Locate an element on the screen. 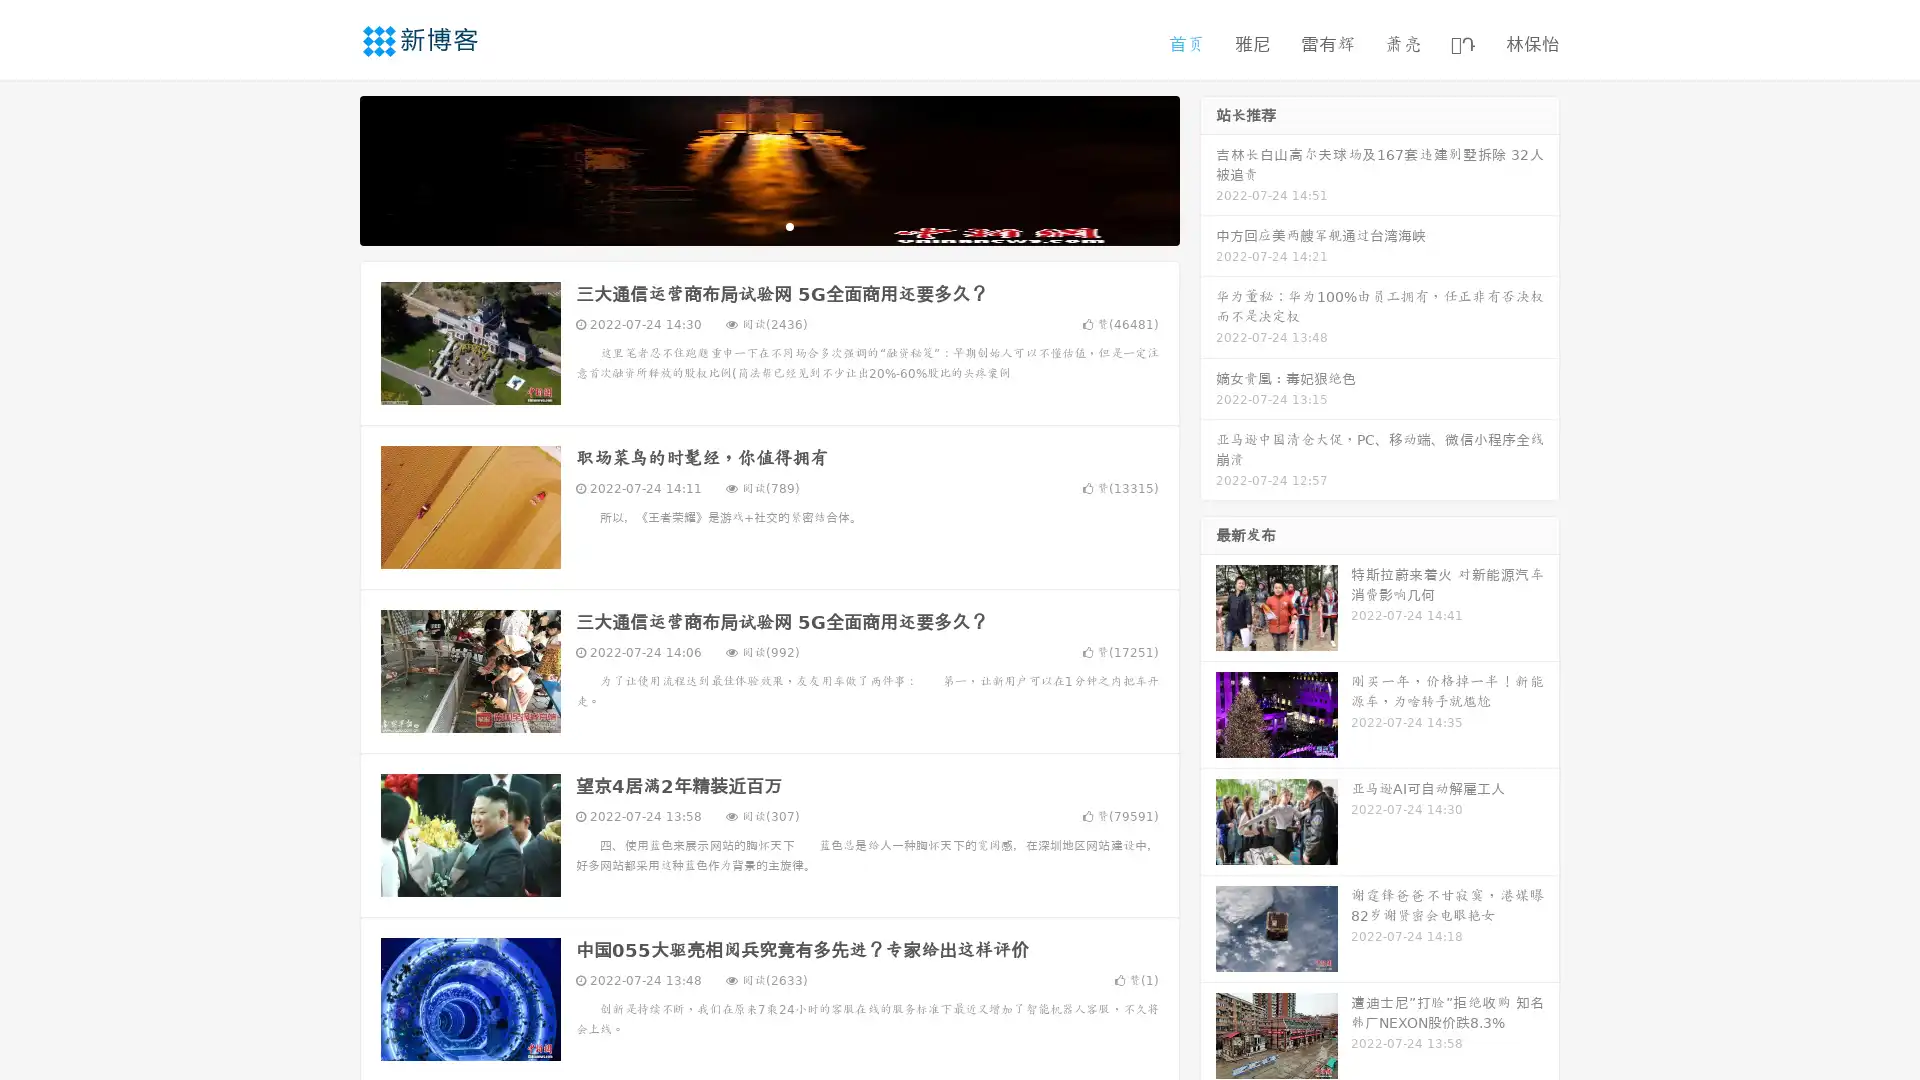 The image size is (1920, 1080). Go to slide 3 is located at coordinates (789, 225).